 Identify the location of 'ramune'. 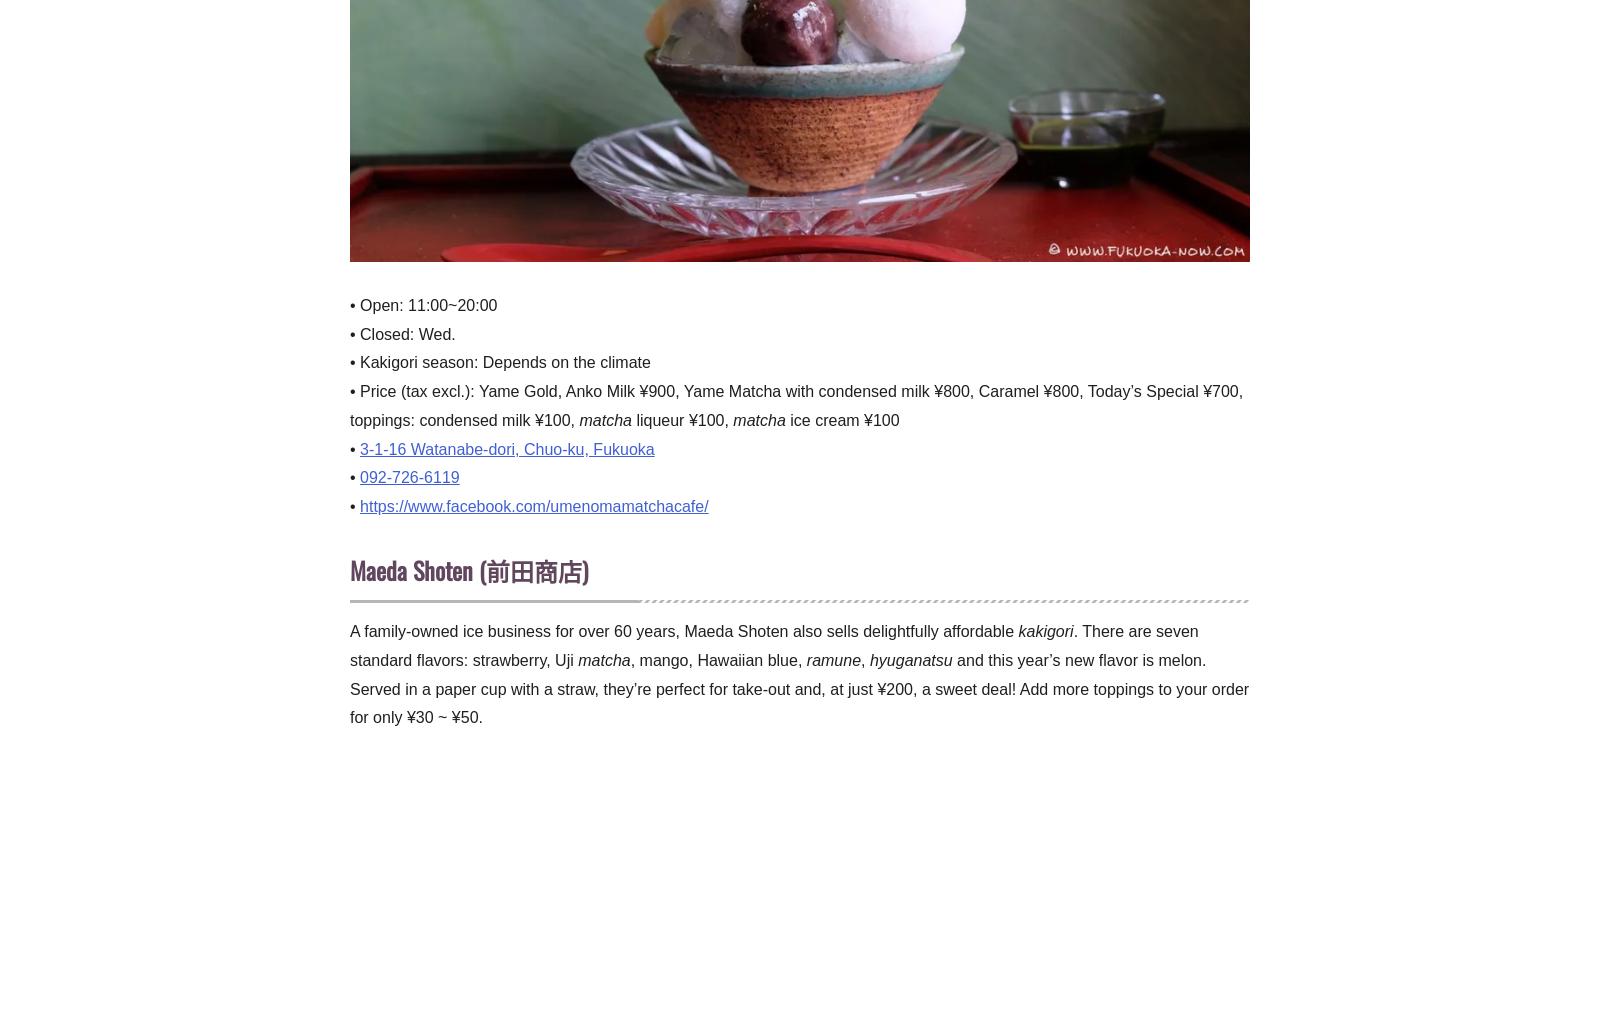
(832, 658).